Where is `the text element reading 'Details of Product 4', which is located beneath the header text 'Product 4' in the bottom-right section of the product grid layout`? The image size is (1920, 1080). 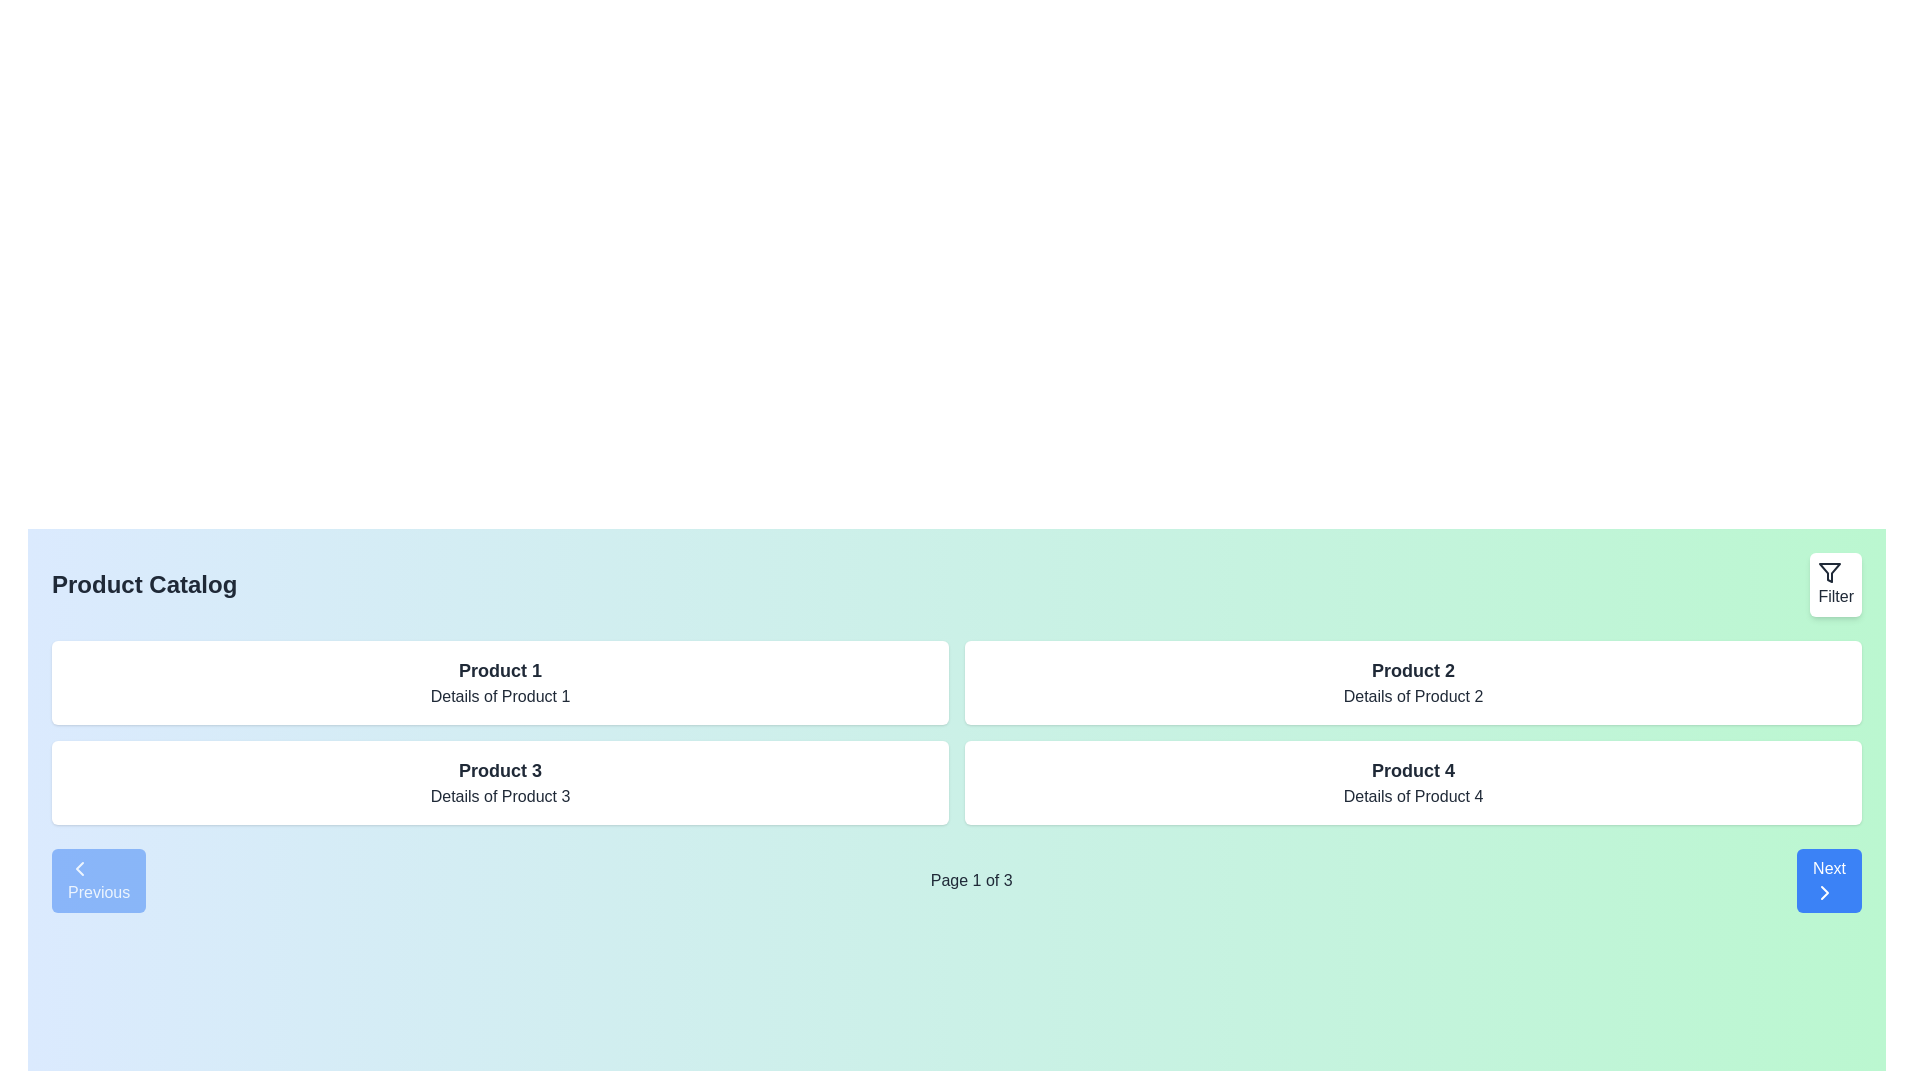
the text element reading 'Details of Product 4', which is located beneath the header text 'Product 4' in the bottom-right section of the product grid layout is located at coordinates (1412, 796).